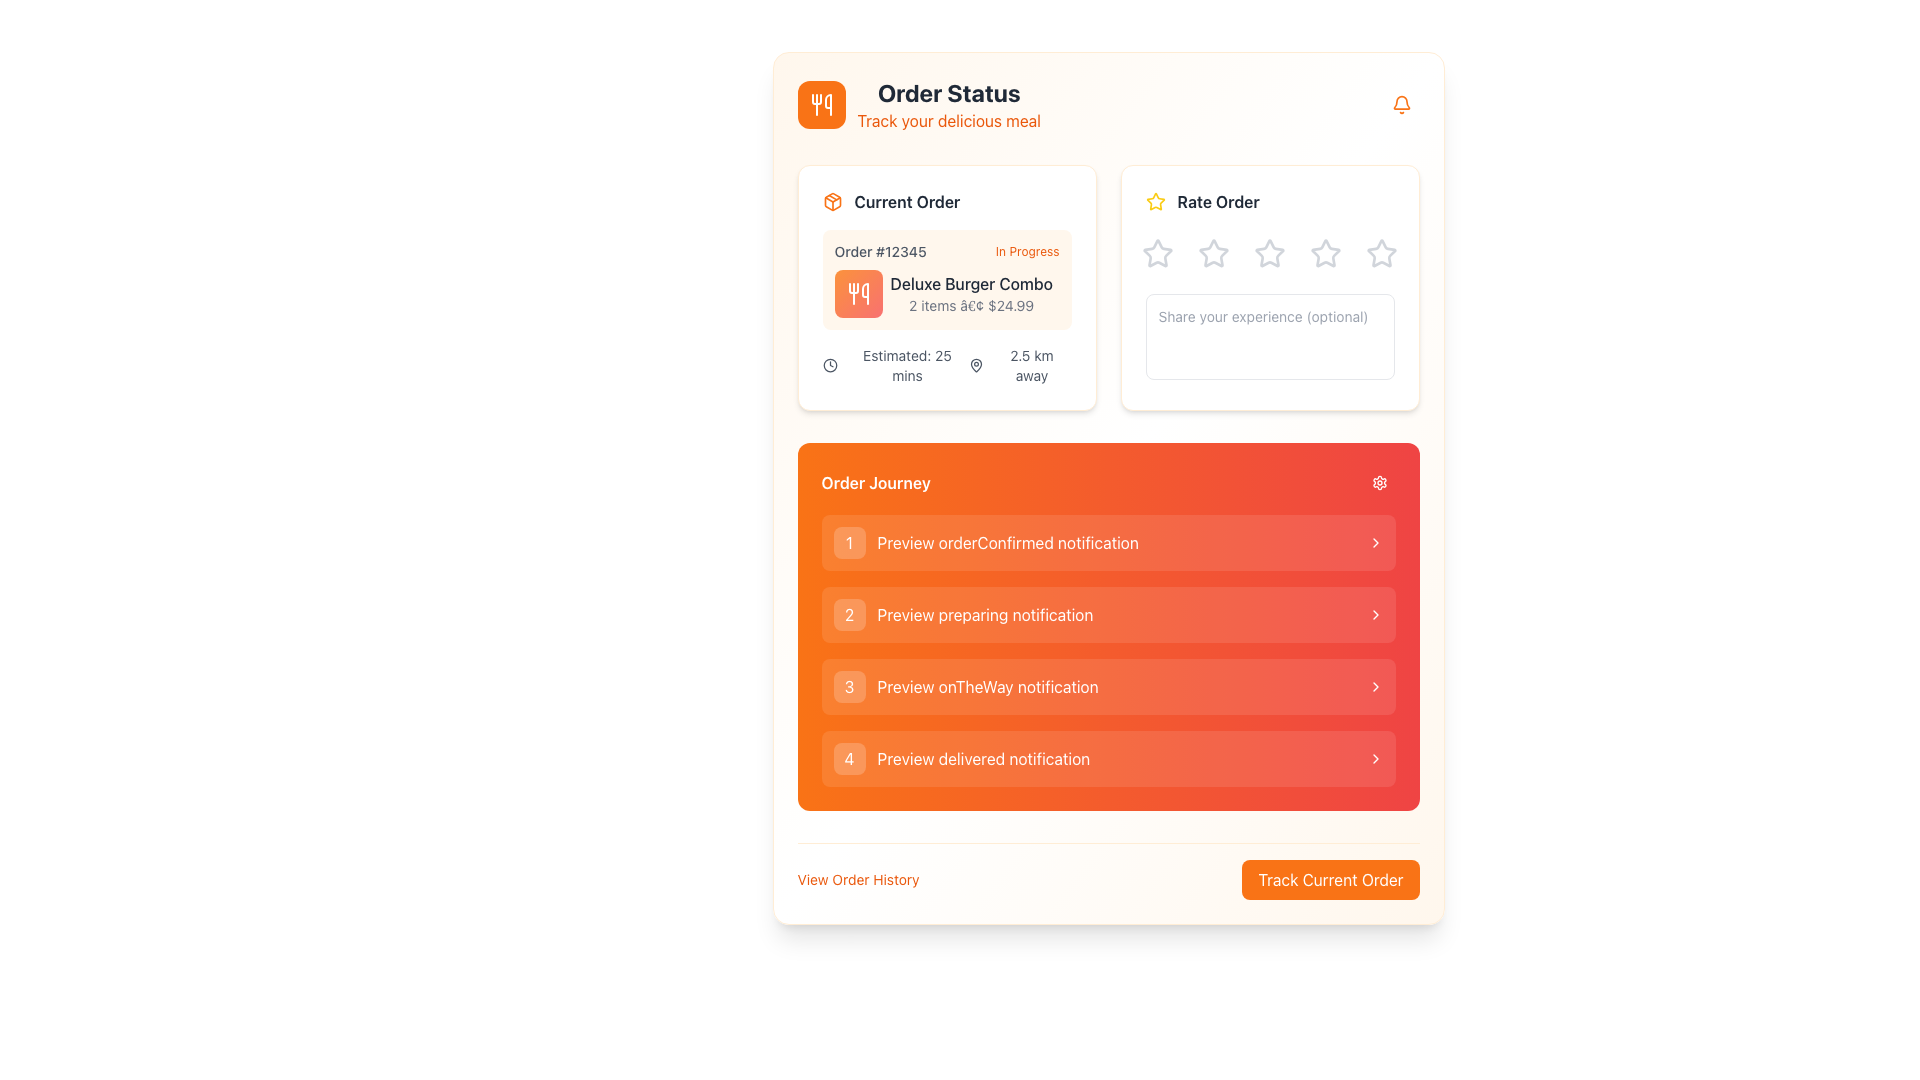 Image resolution: width=1920 pixels, height=1080 pixels. I want to click on the third star in the horizontal row of five stars in the 'Rate Order' section to rate the order, so click(1269, 253).